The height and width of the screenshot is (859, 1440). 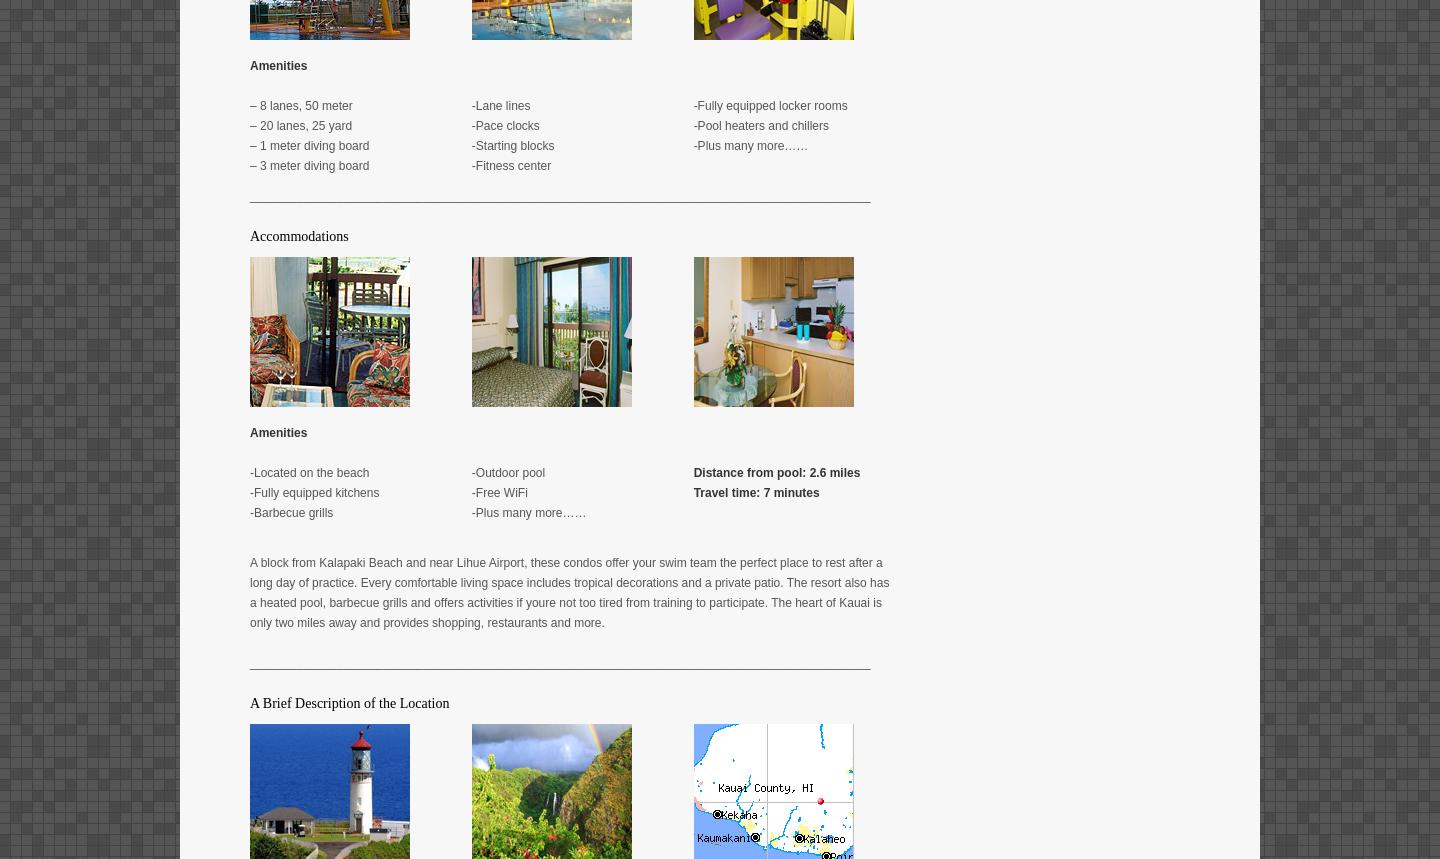 What do you see at coordinates (504, 126) in the screenshot?
I see `'-Pace clocks'` at bounding box center [504, 126].